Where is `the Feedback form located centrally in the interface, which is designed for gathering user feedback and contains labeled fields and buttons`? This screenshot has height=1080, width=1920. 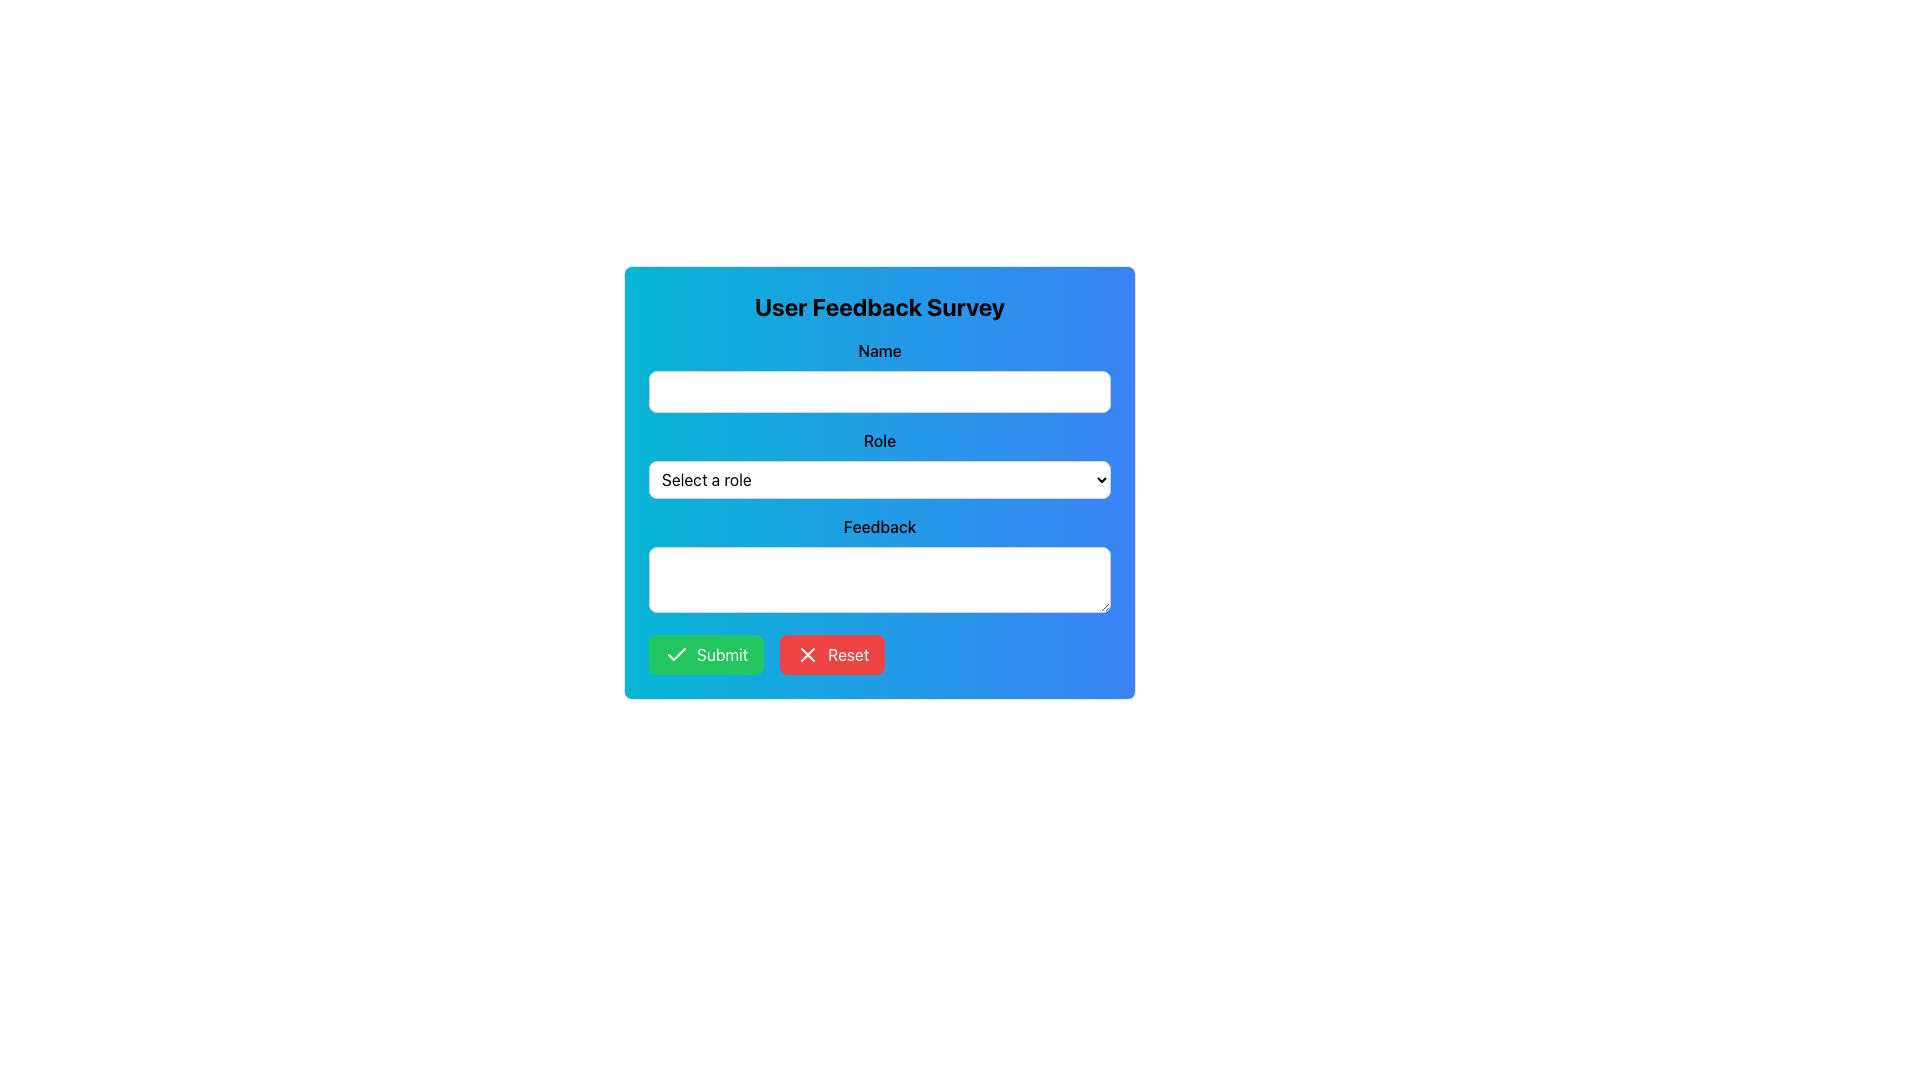
the Feedback form located centrally in the interface, which is designed for gathering user feedback and contains labeled fields and buttons is located at coordinates (879, 482).